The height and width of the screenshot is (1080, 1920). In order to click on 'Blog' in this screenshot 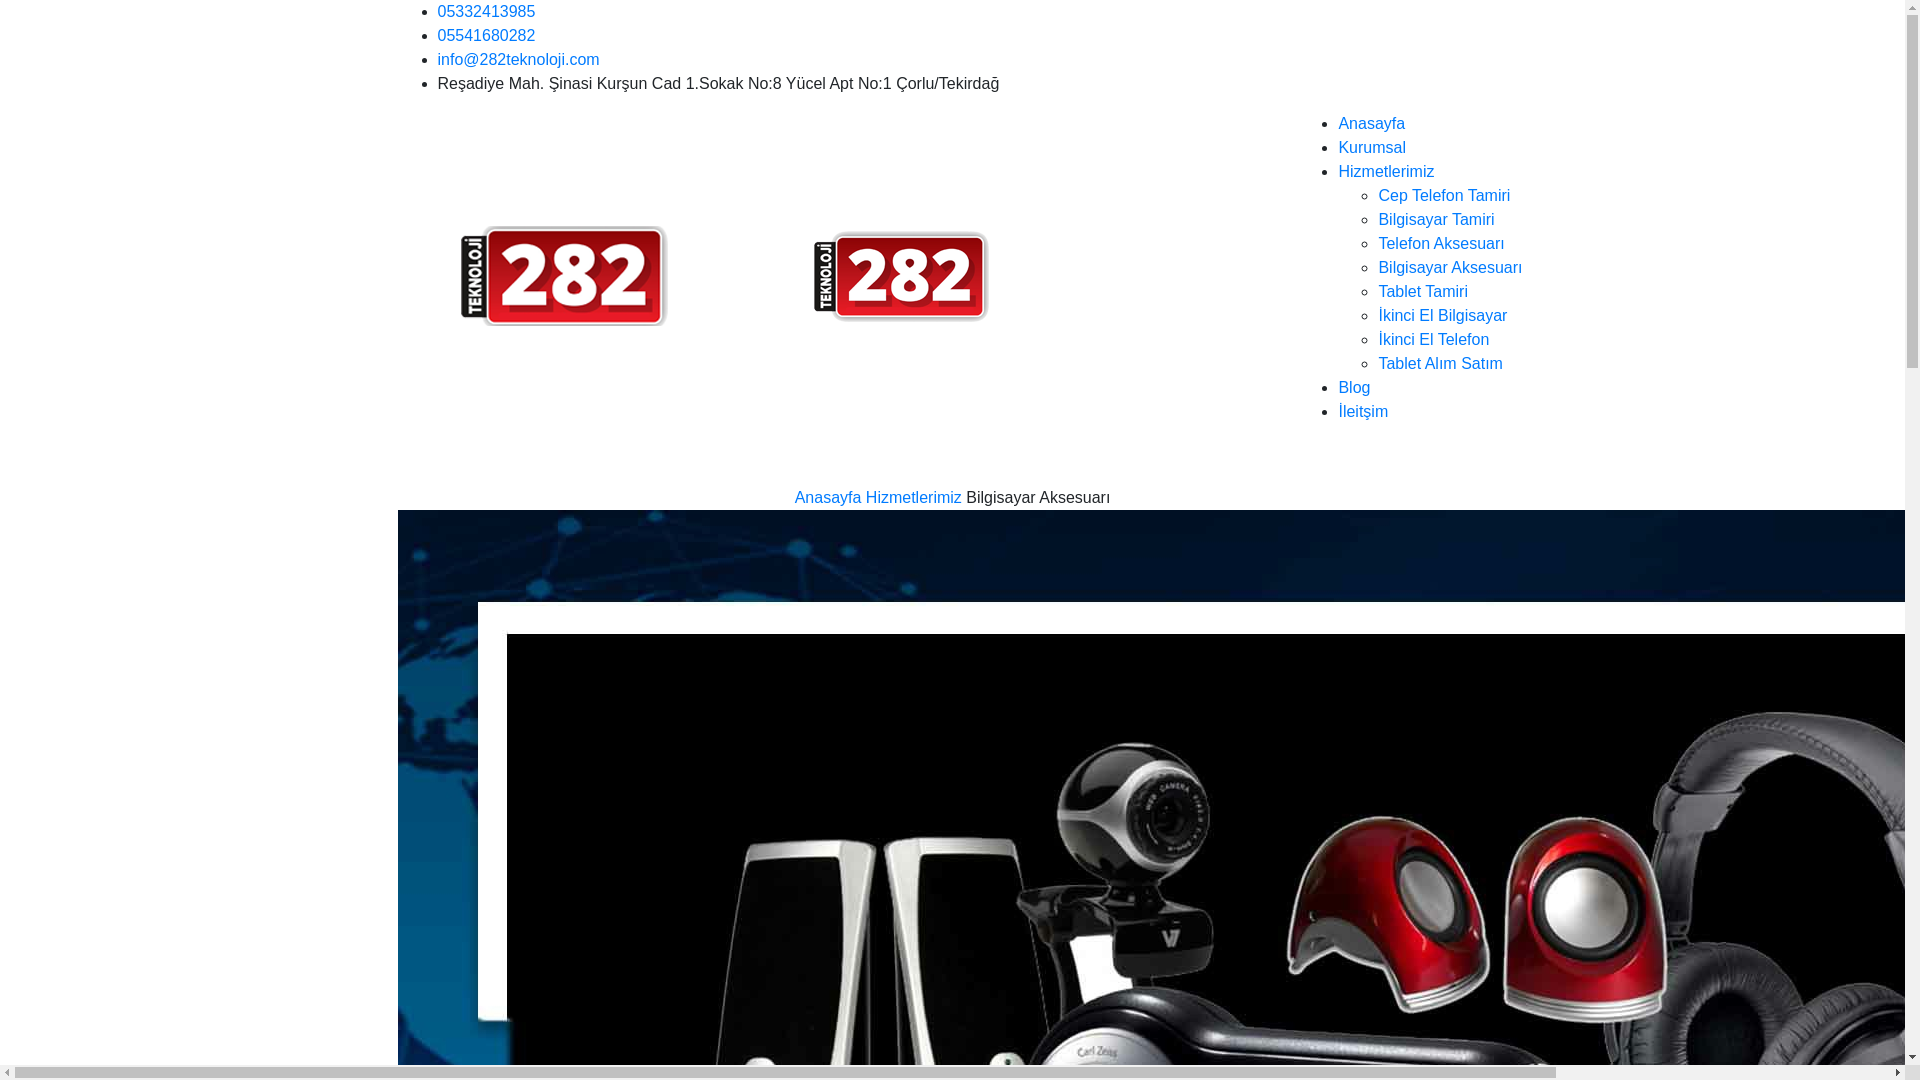, I will do `click(1353, 387)`.